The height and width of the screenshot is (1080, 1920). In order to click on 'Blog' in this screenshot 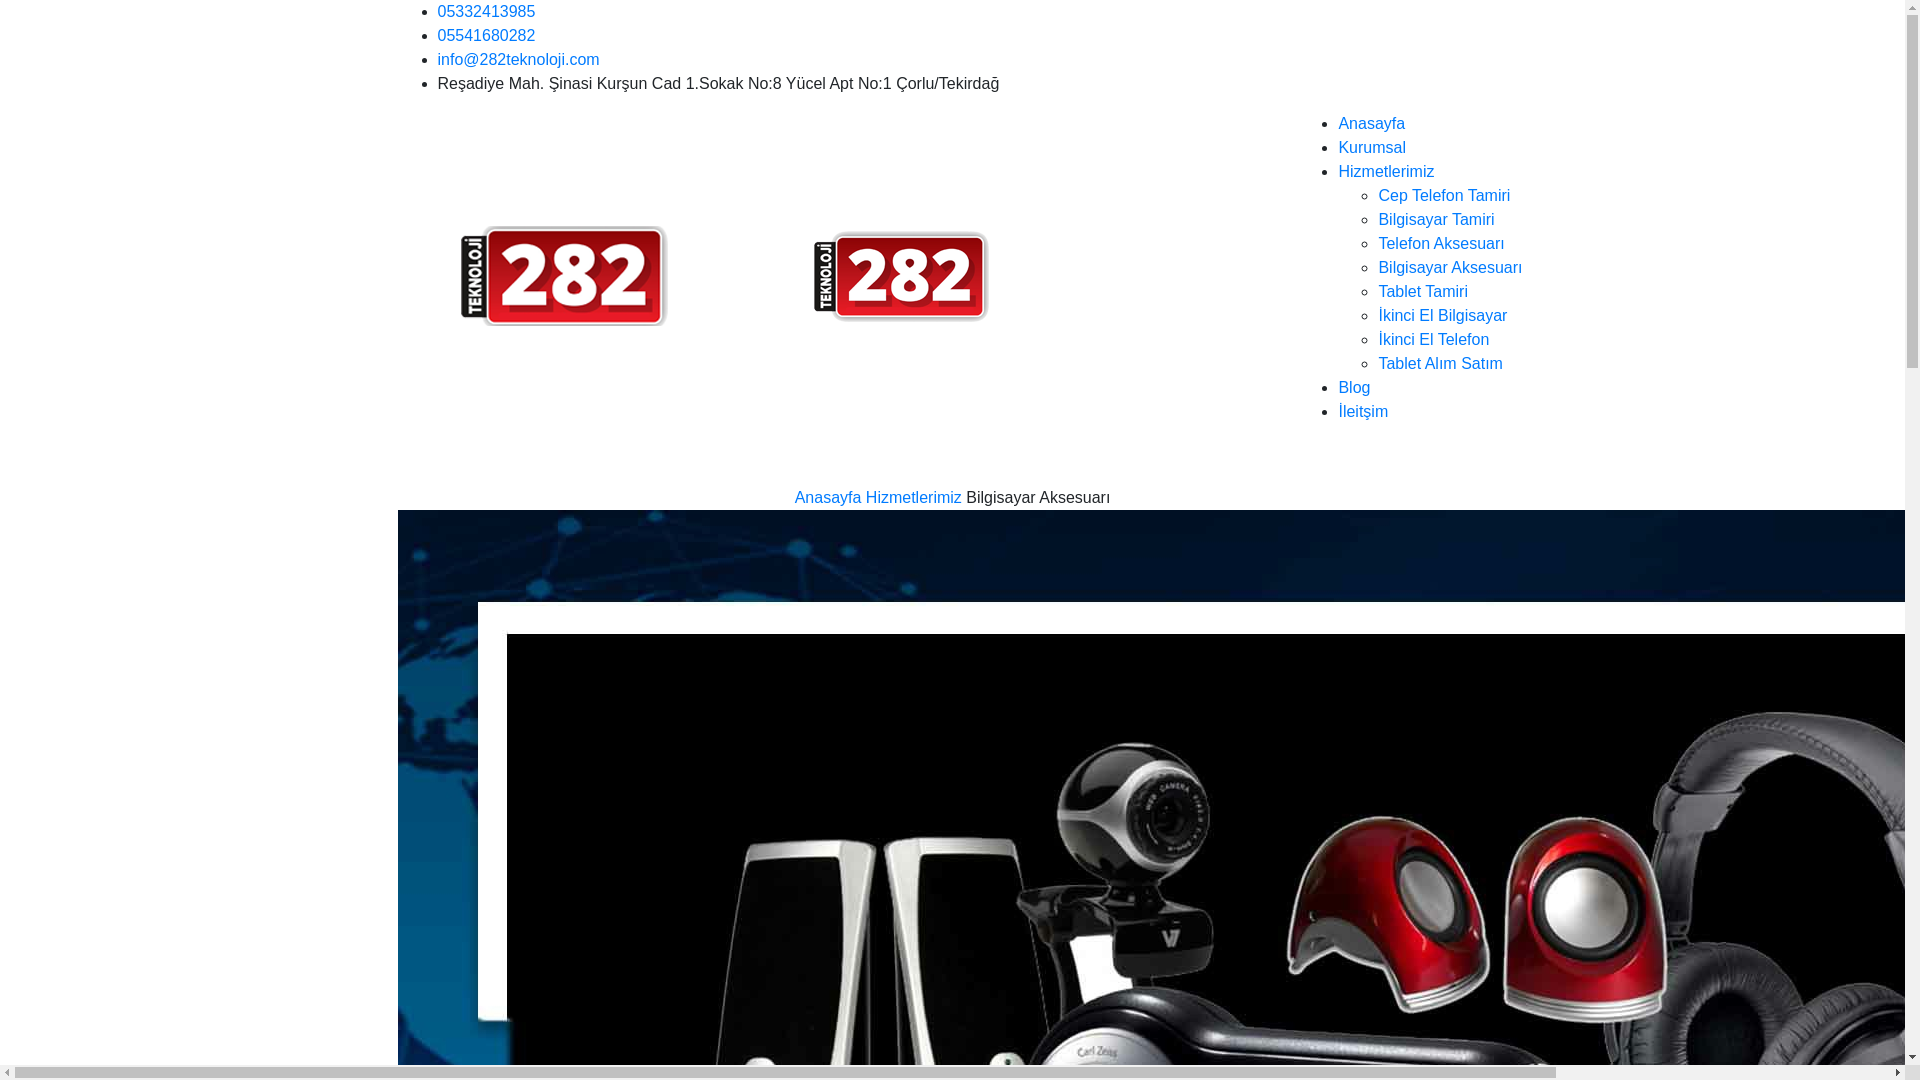, I will do `click(1353, 387)`.